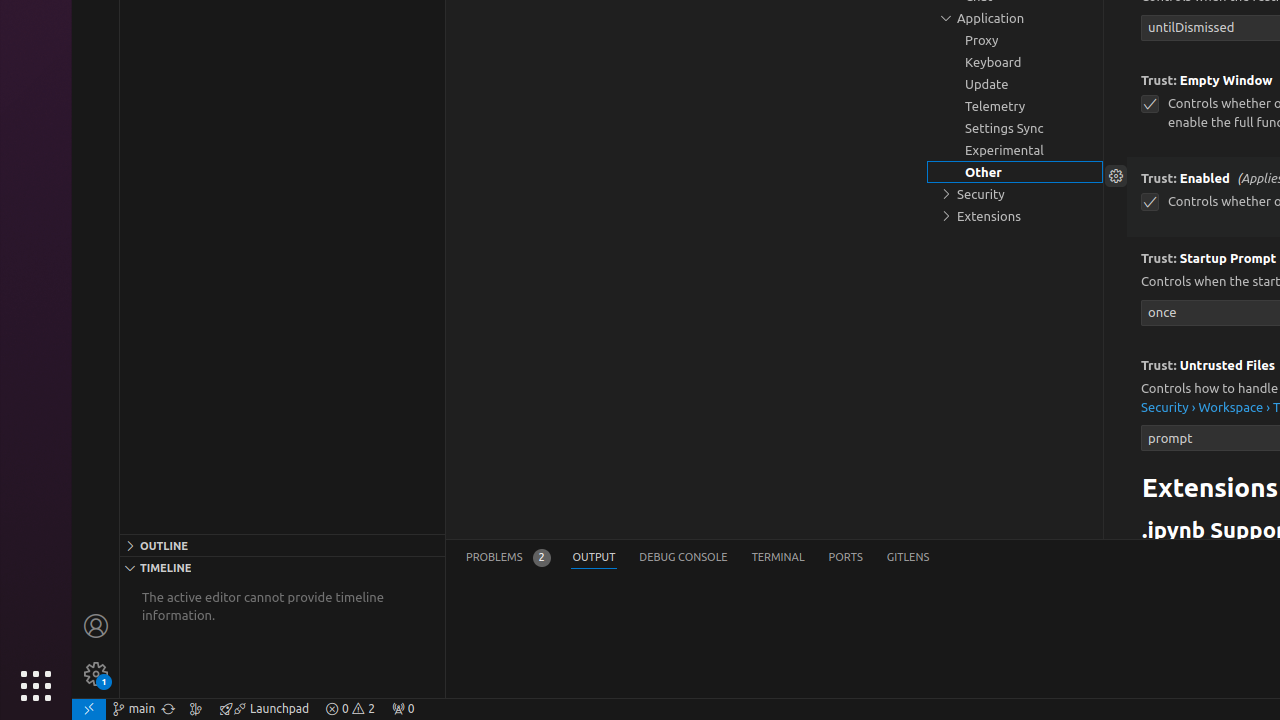 This screenshot has width=1280, height=720. I want to click on 'No Ports Forwarded', so click(401, 707).